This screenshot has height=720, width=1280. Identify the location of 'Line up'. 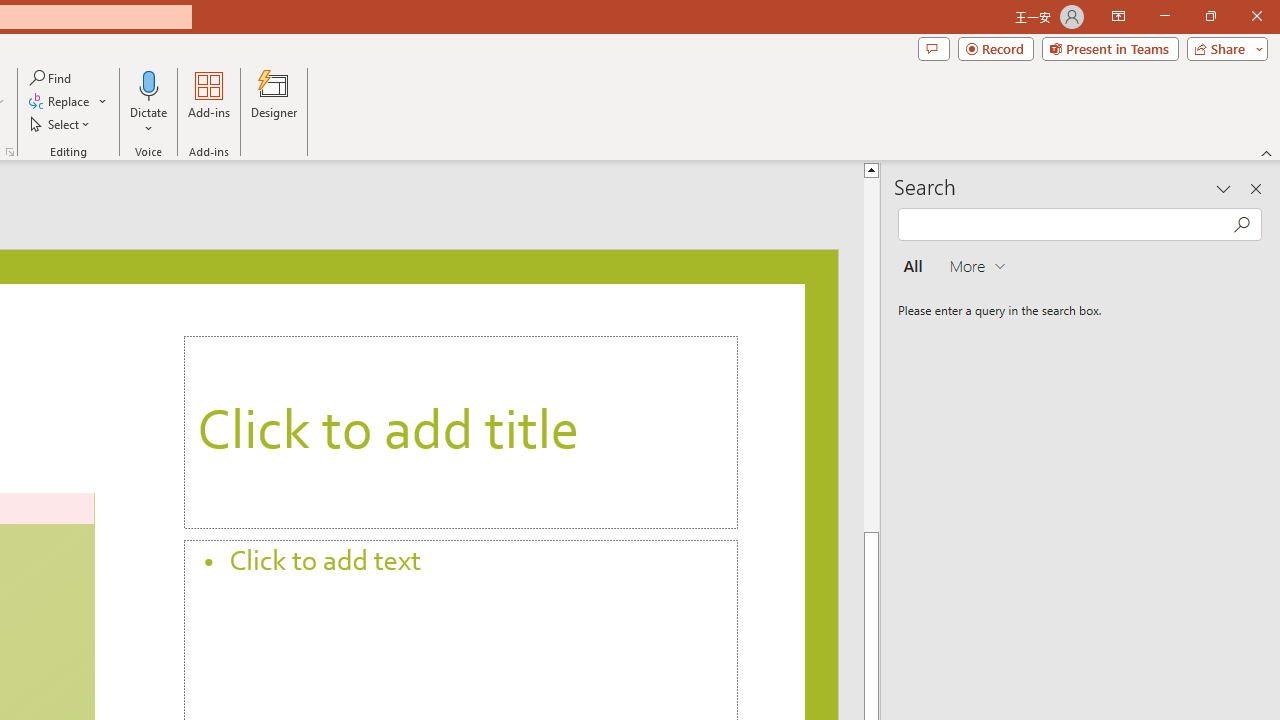
(873, 168).